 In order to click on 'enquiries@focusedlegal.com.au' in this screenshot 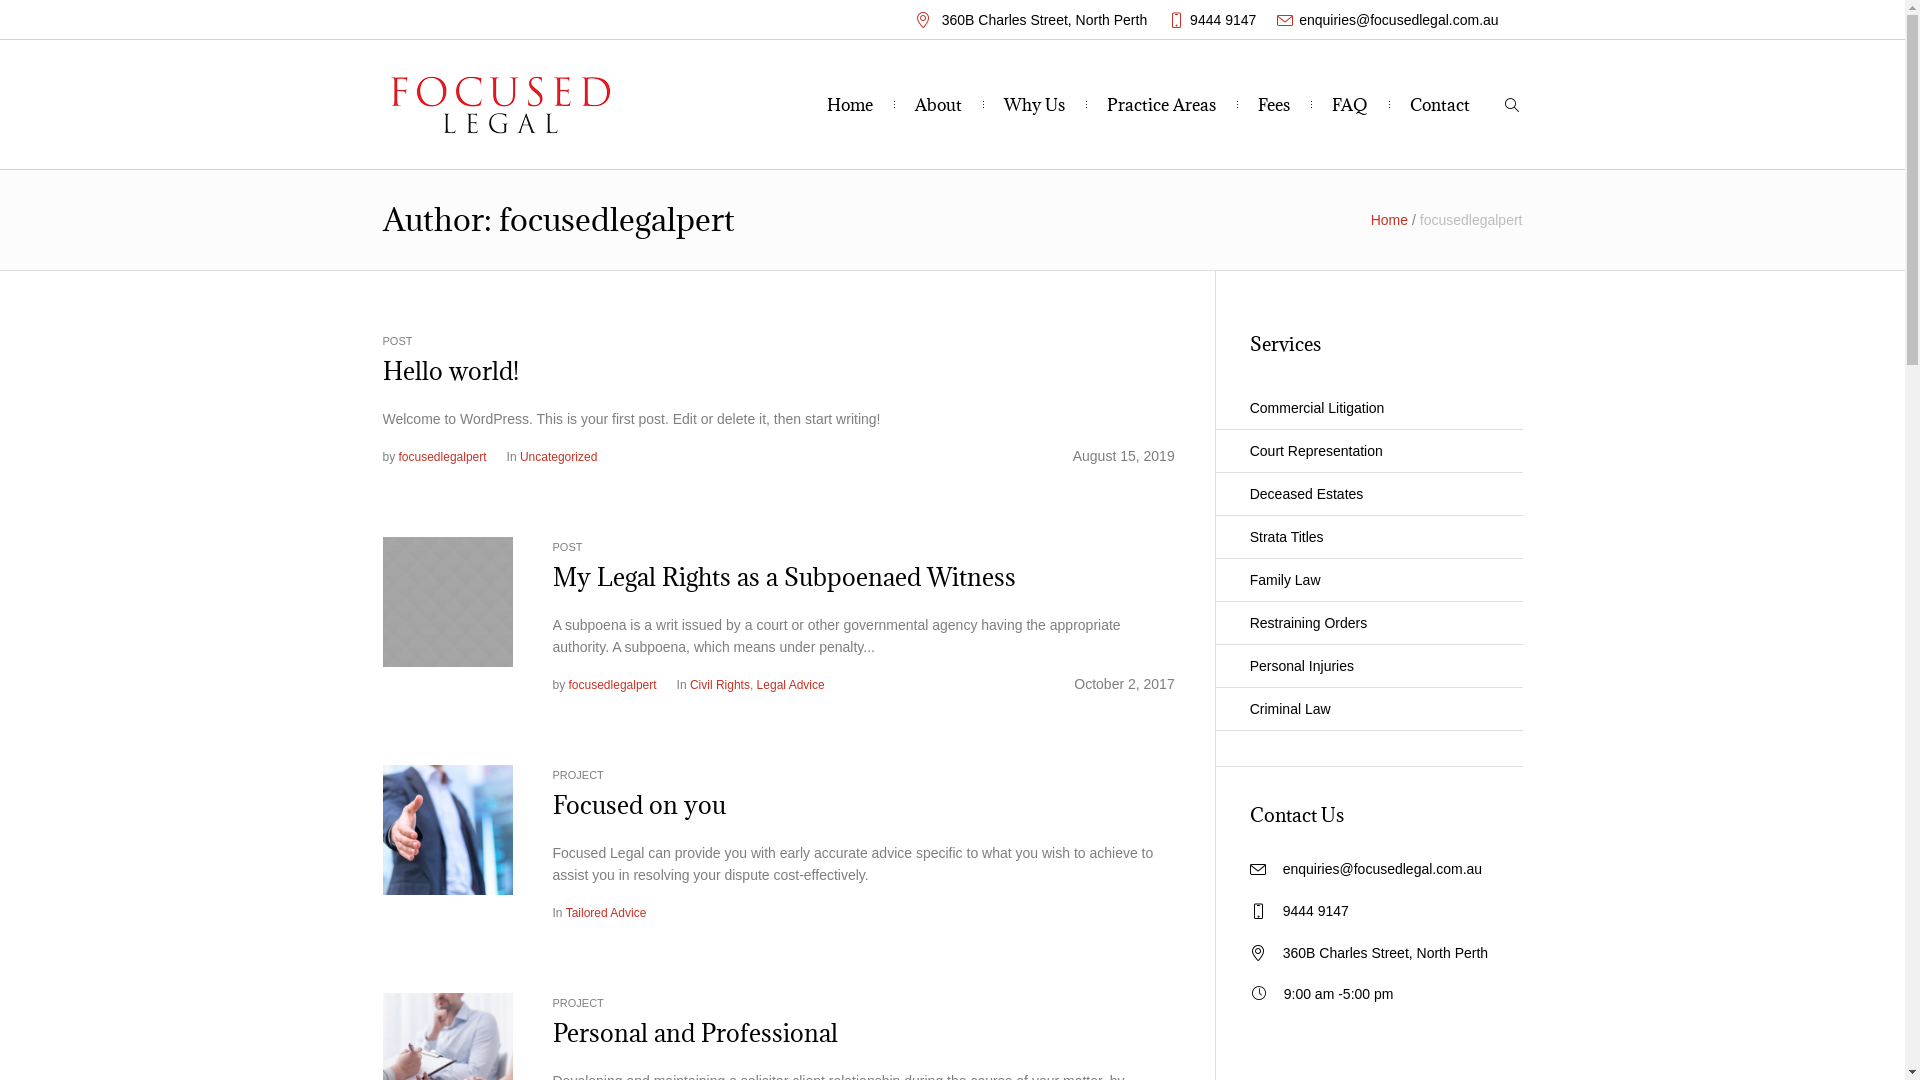, I will do `click(1282, 867)`.